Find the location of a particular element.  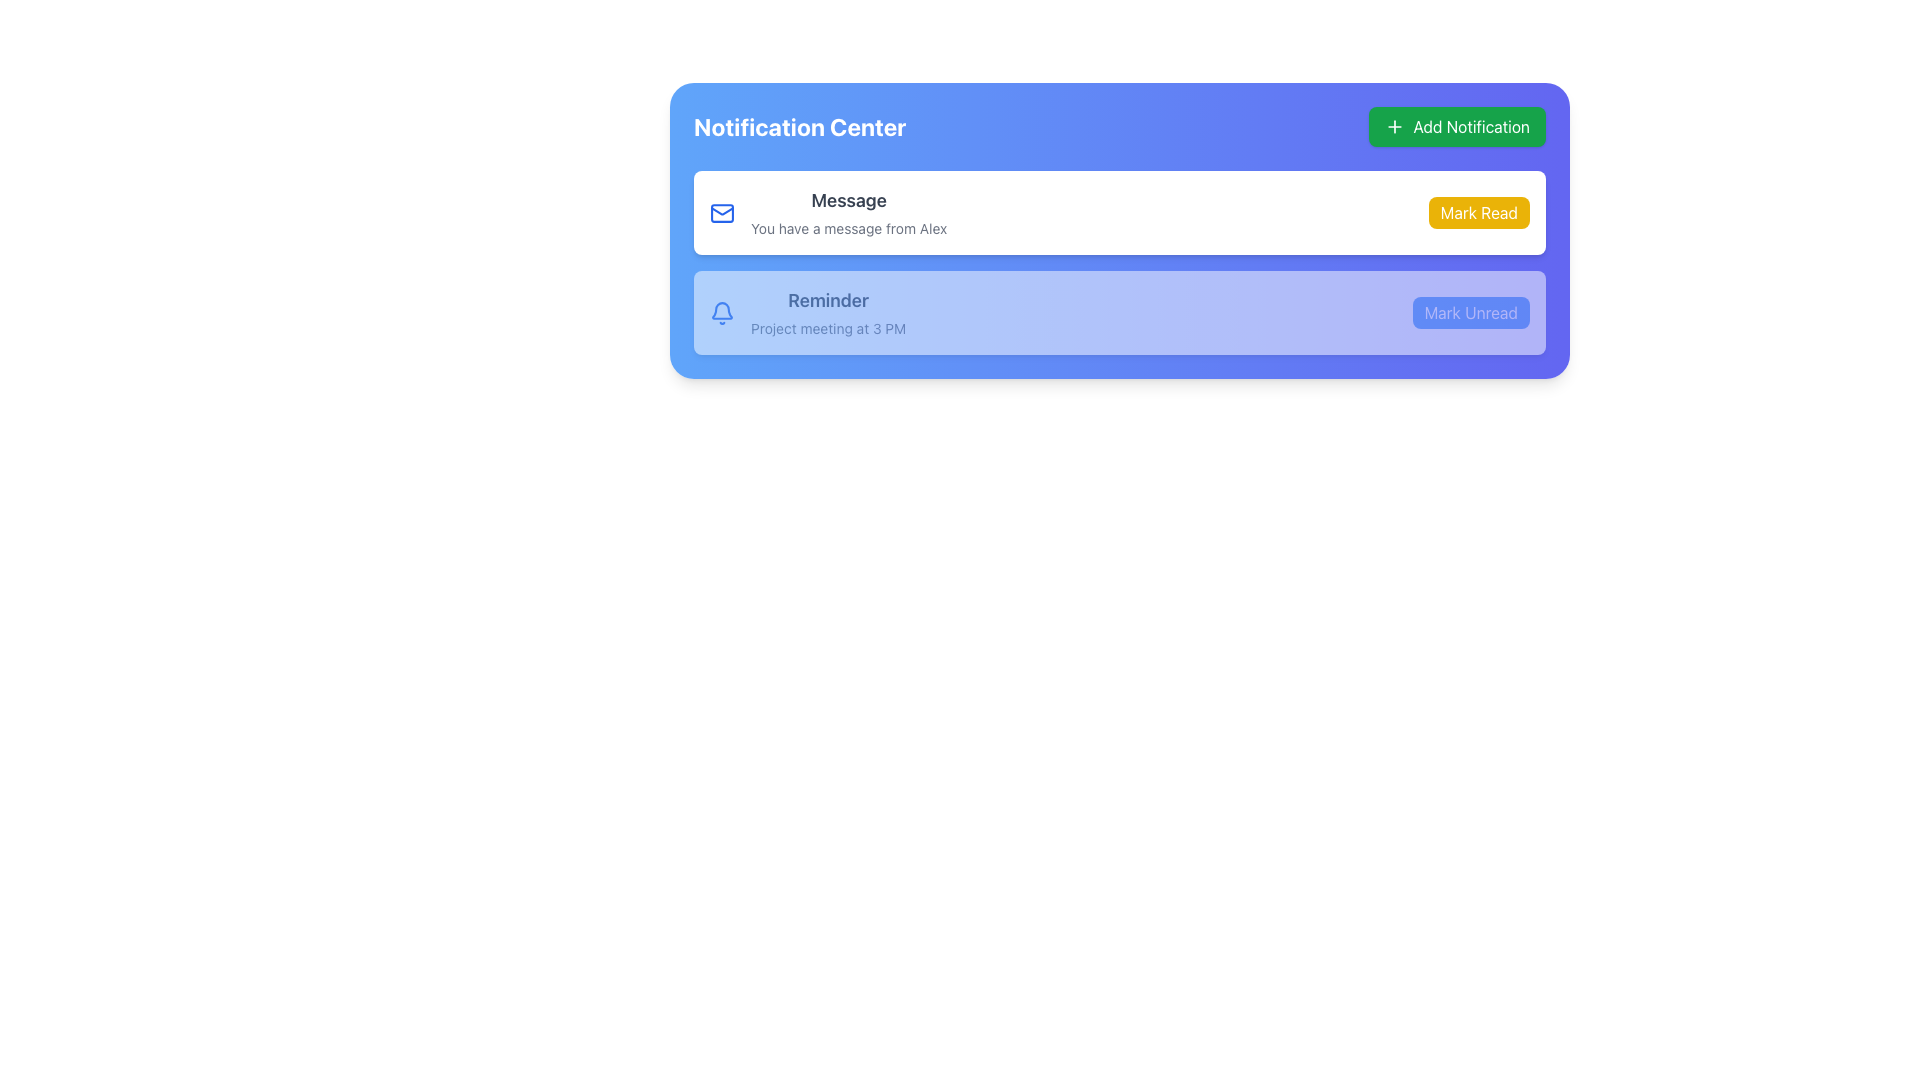

the Text Label that acts as a title for the notification card in the Notification Center interface, positioned near the top of the white card and adjacent to the envelope icon is located at coordinates (849, 200).